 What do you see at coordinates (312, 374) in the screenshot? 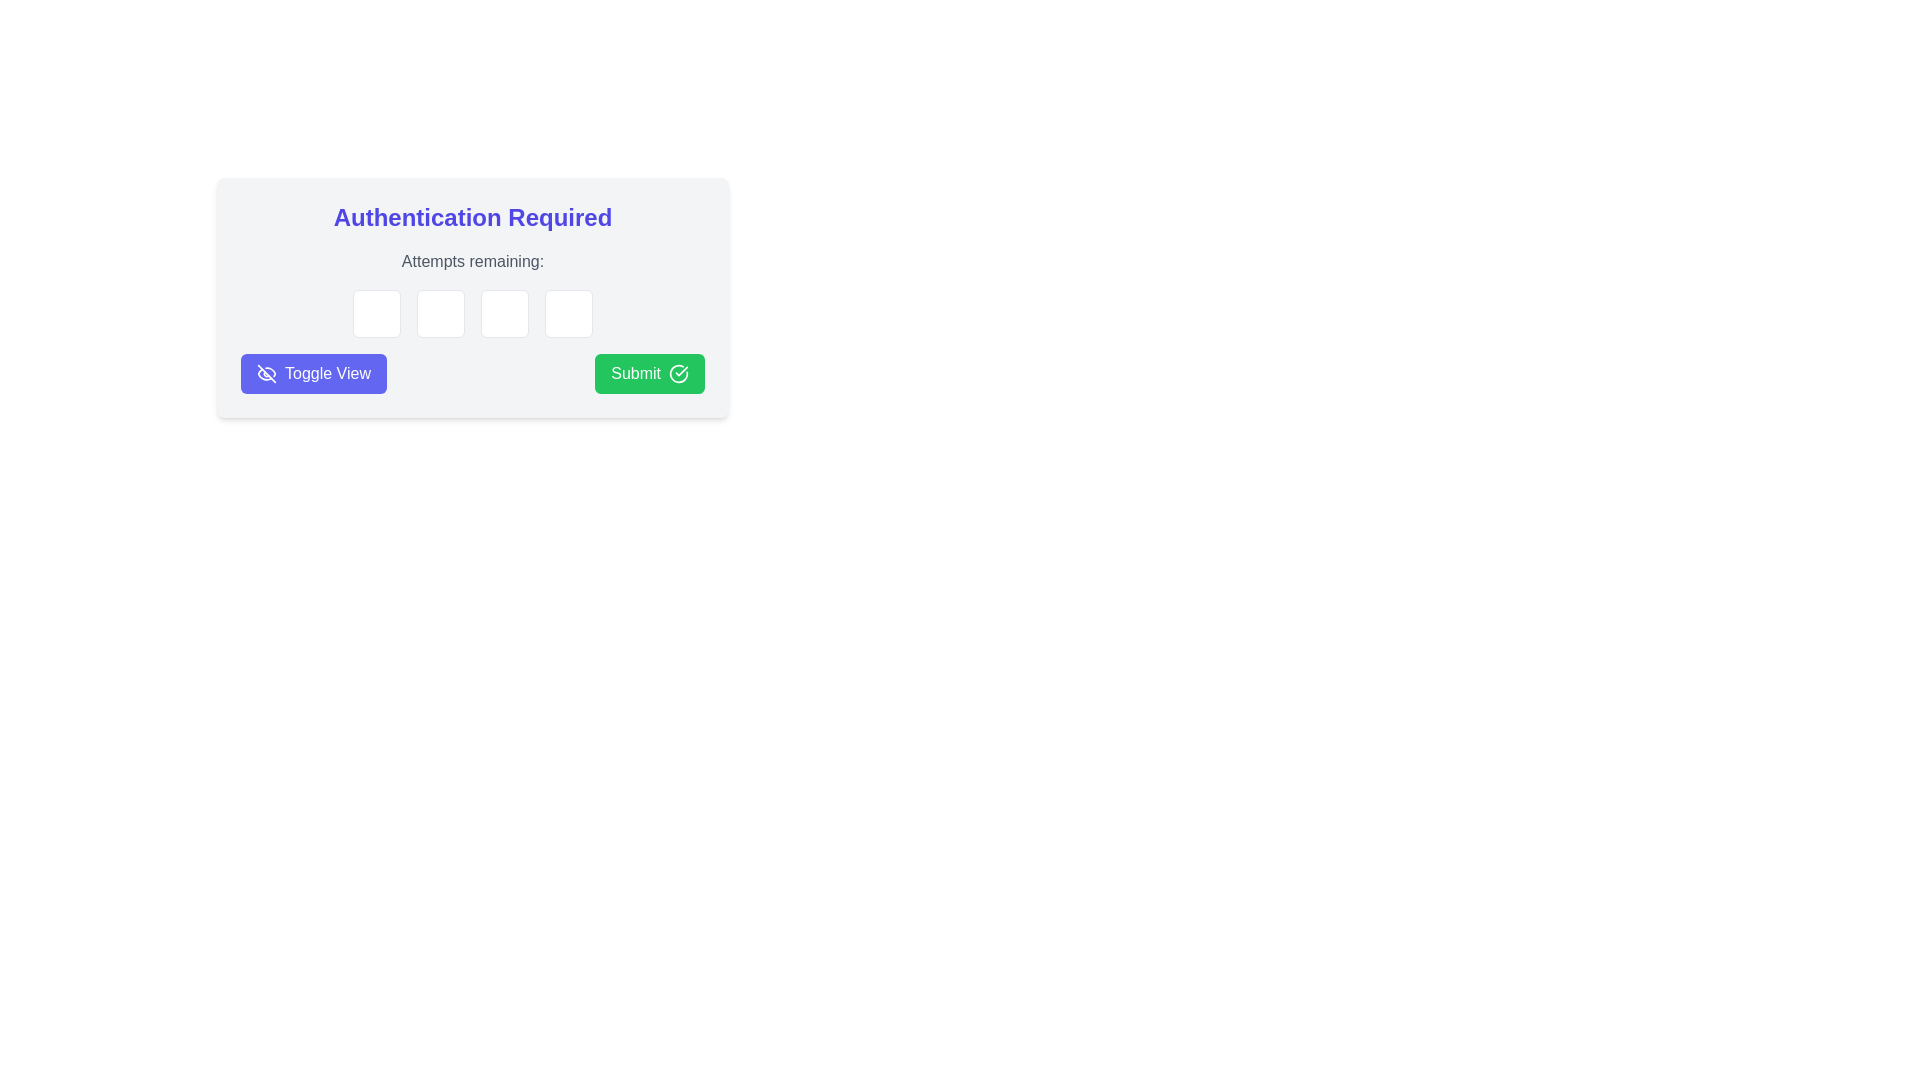
I see `the leftmost rounded rectangular button with a purple background and white text reading 'Toggle View'` at bounding box center [312, 374].